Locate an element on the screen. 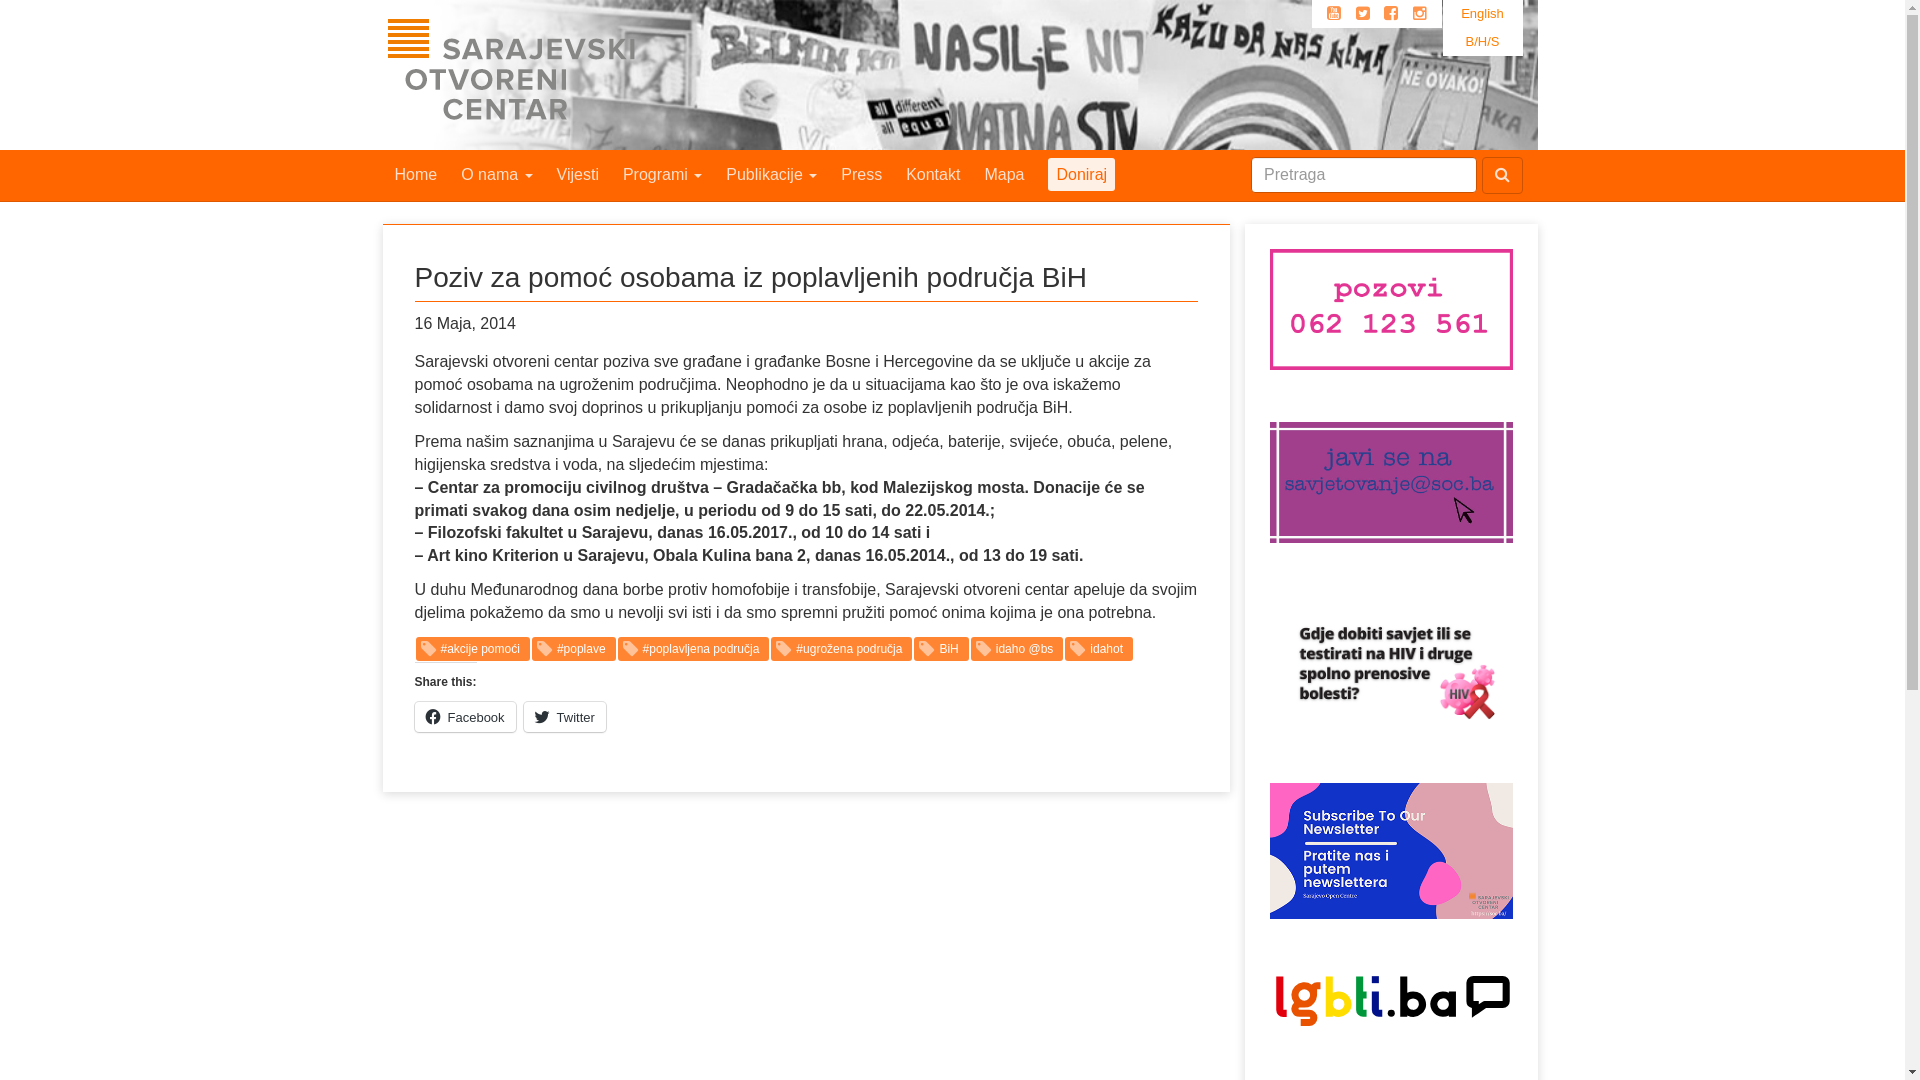 The width and height of the screenshot is (1920, 1080). '#poplave' is located at coordinates (532, 648).